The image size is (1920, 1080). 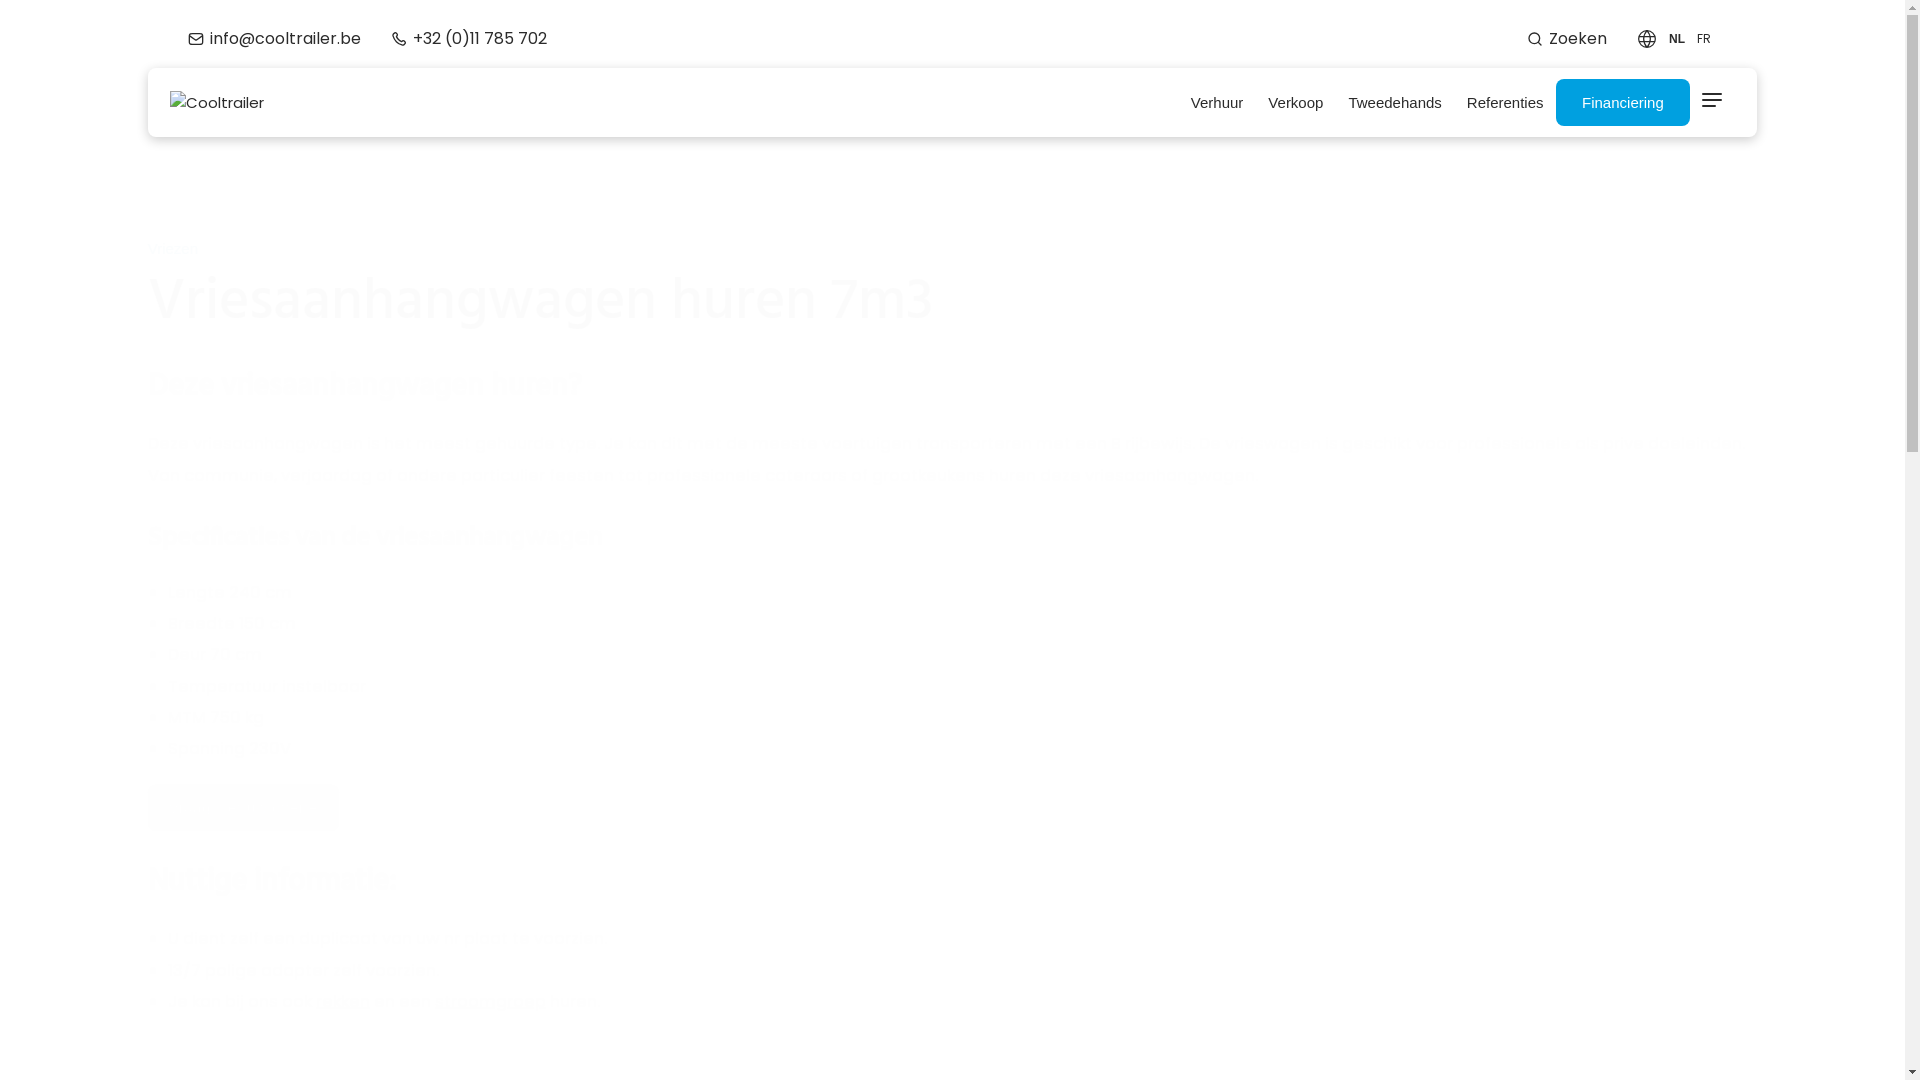 I want to click on 'Verkoop', so click(x=1296, y=103).